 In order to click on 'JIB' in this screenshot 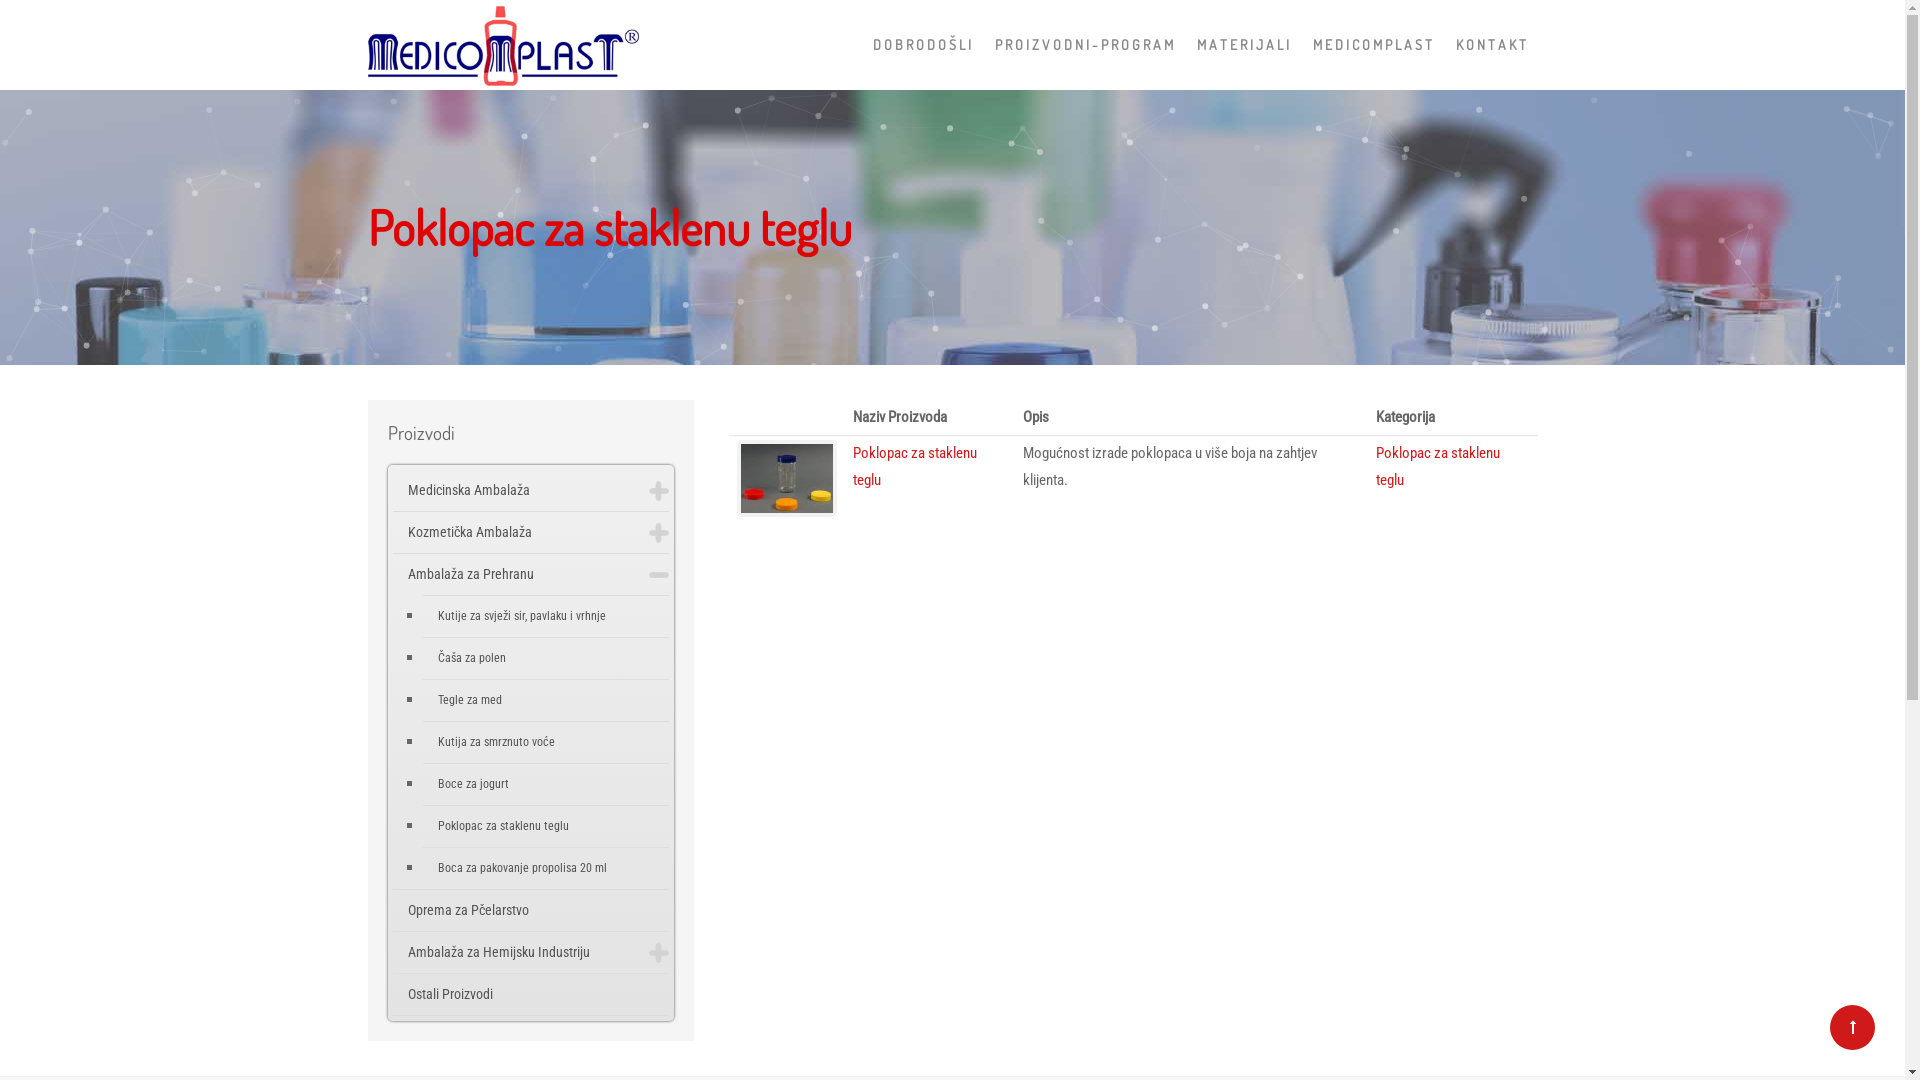, I will do `click(978, 665)`.